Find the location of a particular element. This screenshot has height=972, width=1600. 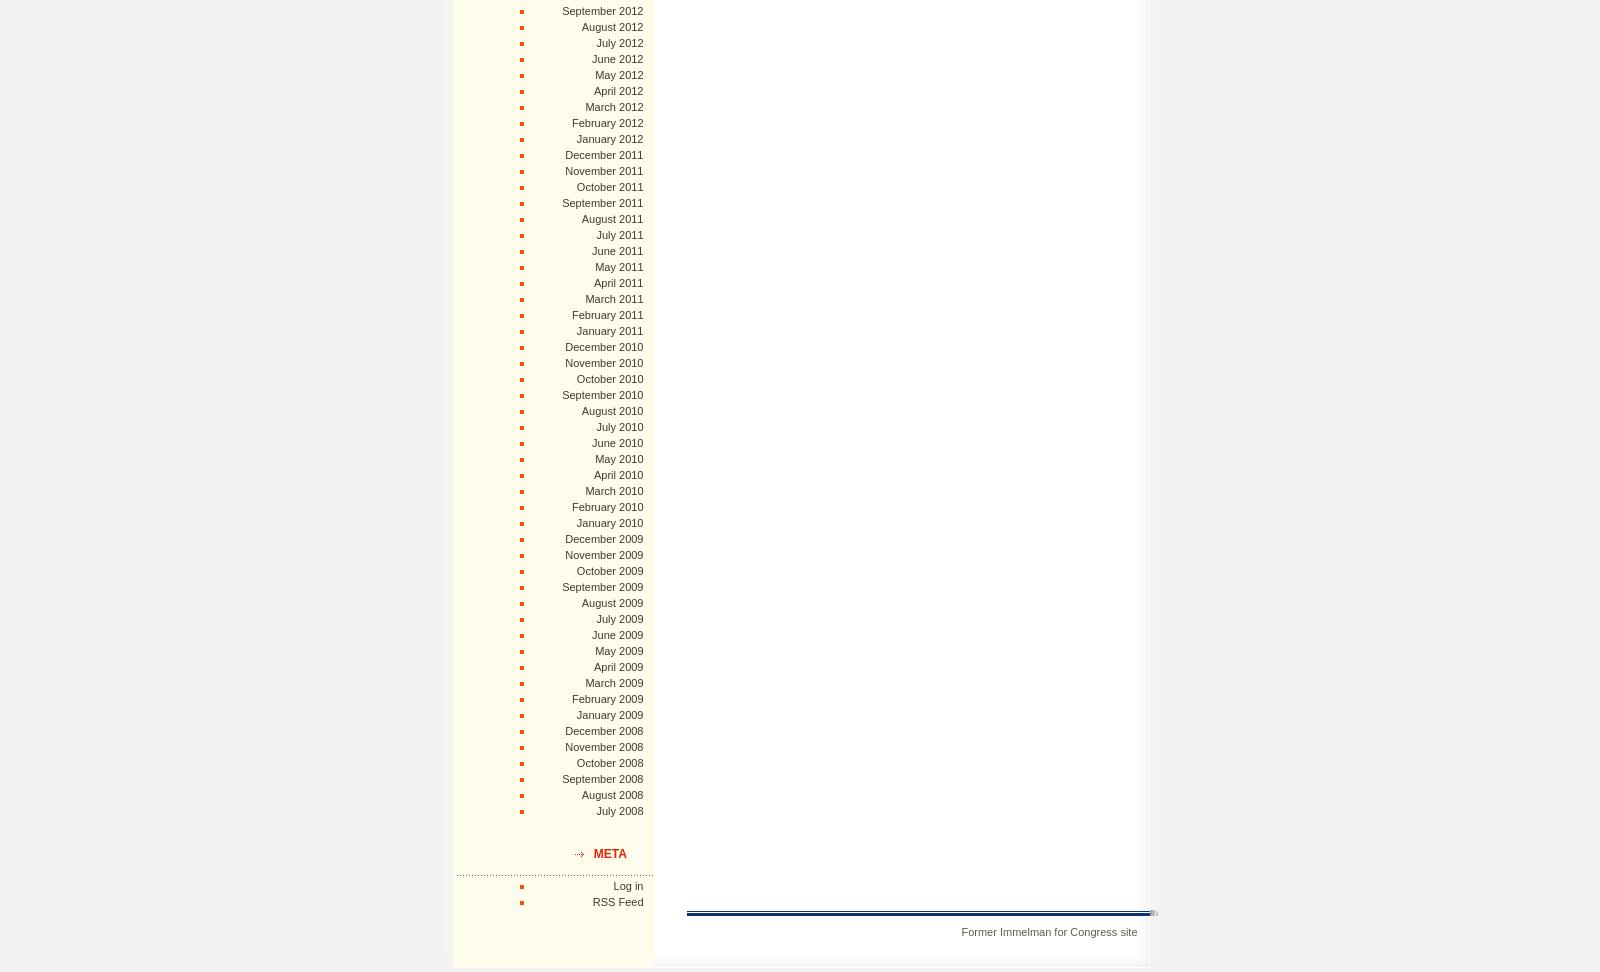

'November 2011' is located at coordinates (604, 170).